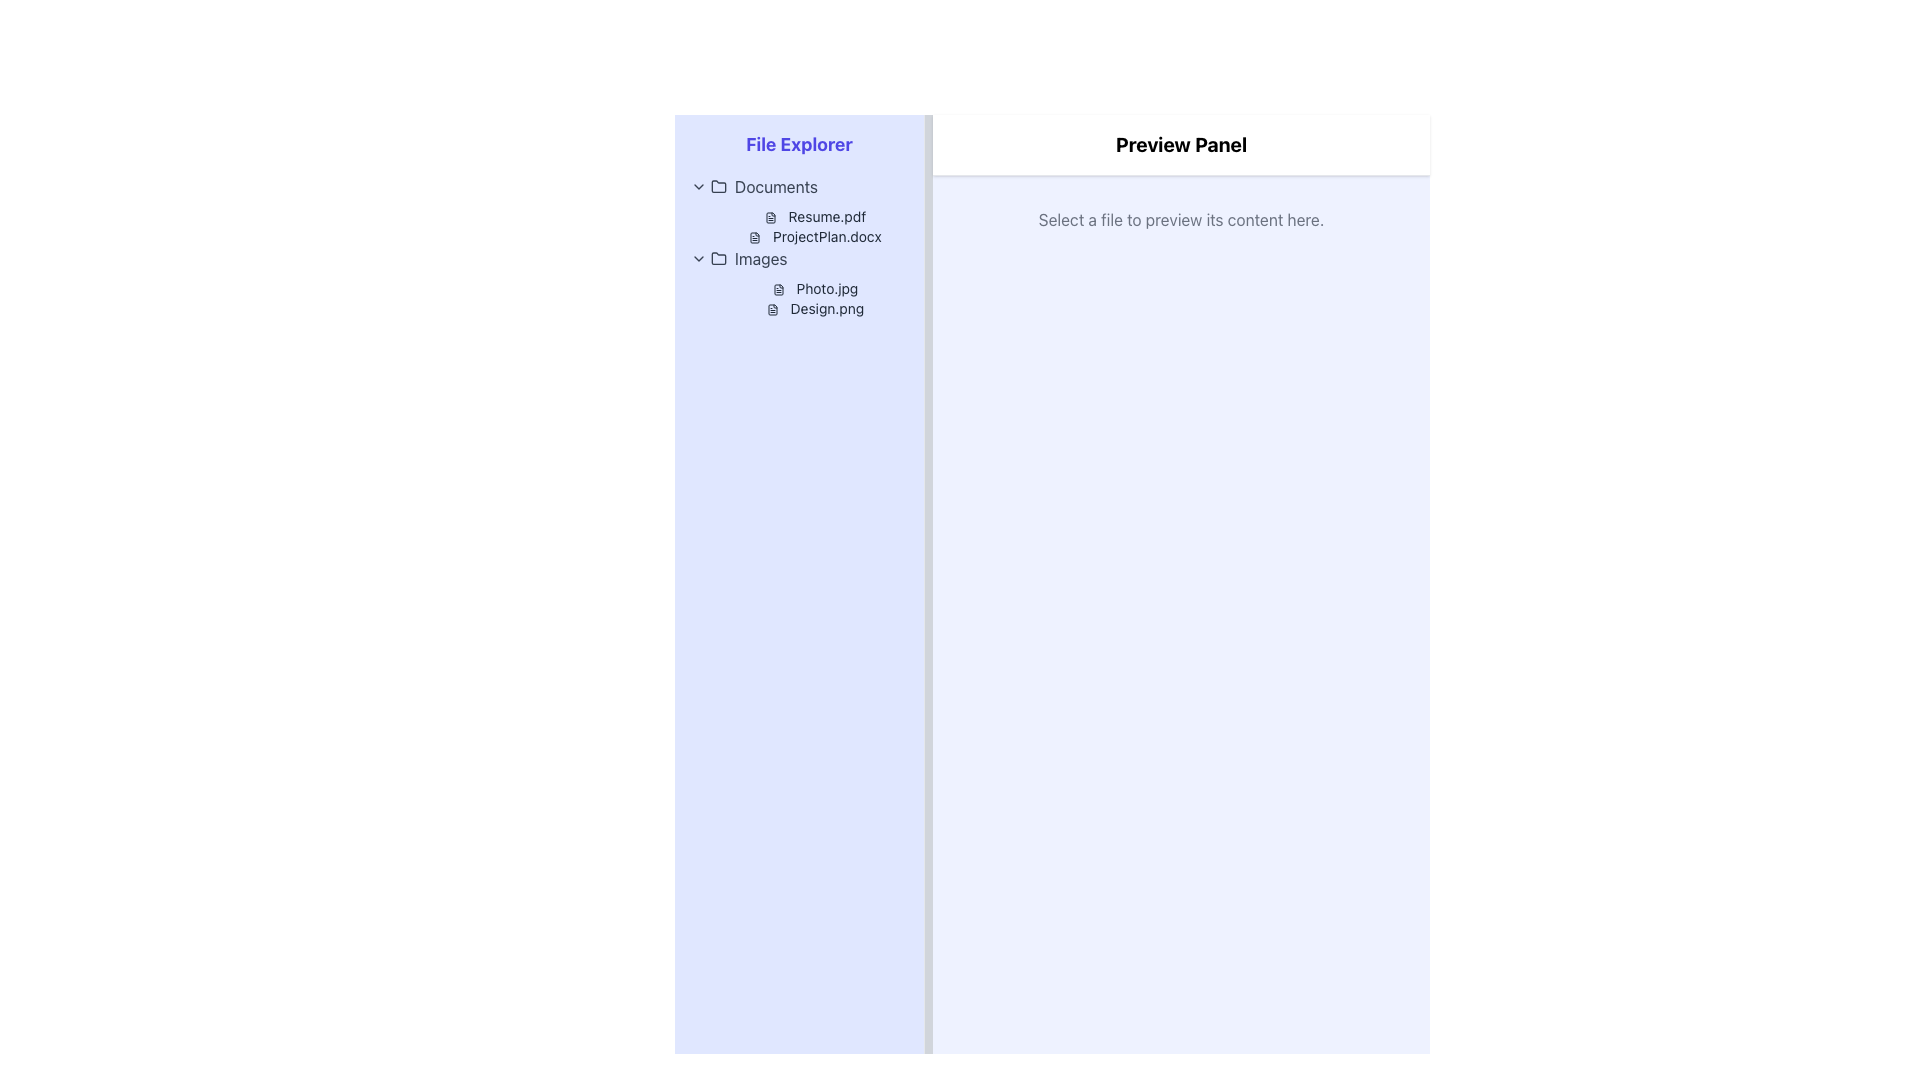 The image size is (1920, 1080). I want to click on the 'Design.png' label in the 'File Explorer' panel, so click(815, 308).